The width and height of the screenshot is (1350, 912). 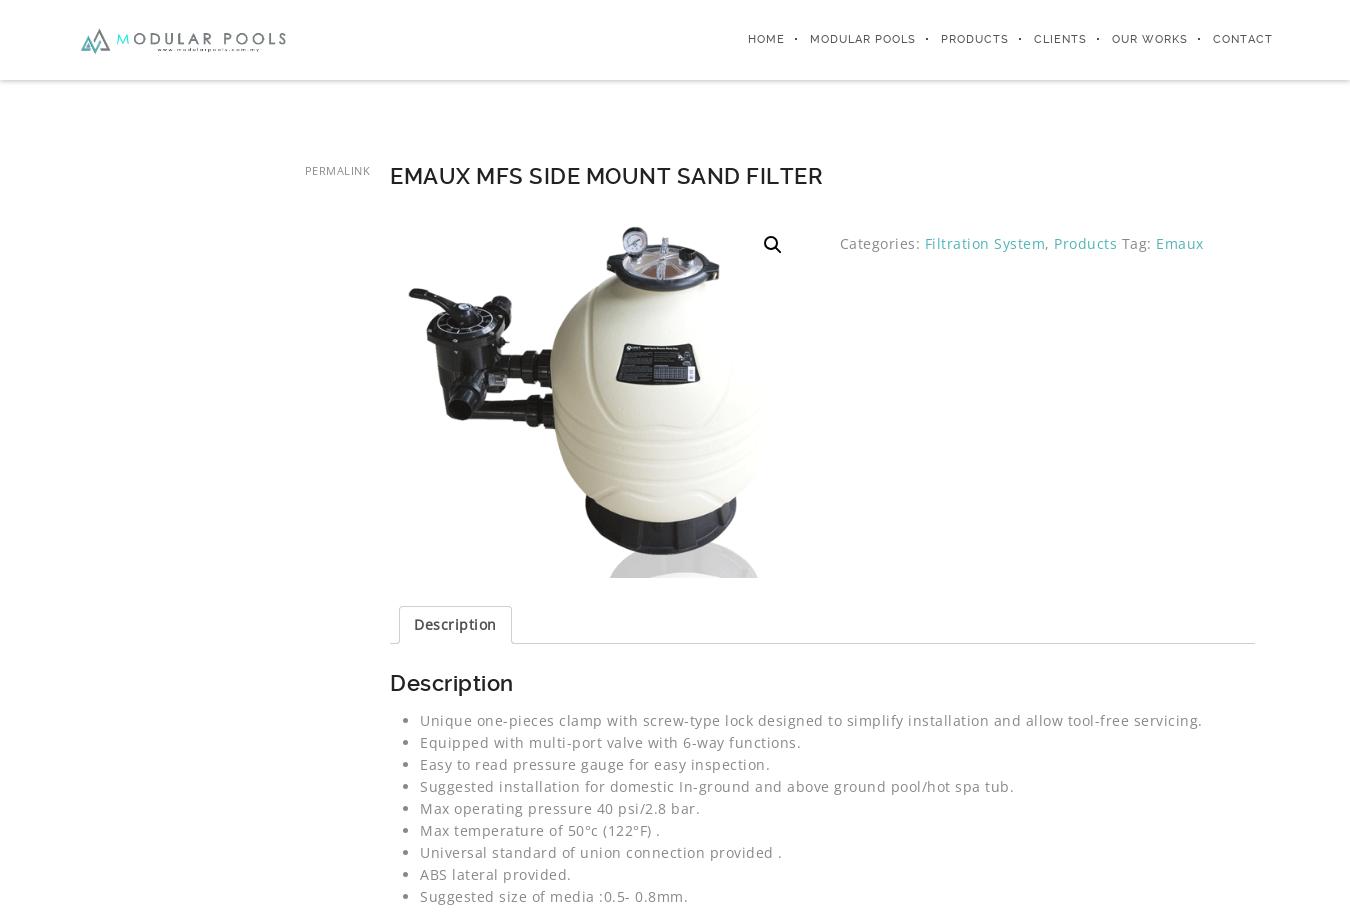 What do you see at coordinates (558, 806) in the screenshot?
I see `'Max operating pressure 40 psi/2.8 bar.'` at bounding box center [558, 806].